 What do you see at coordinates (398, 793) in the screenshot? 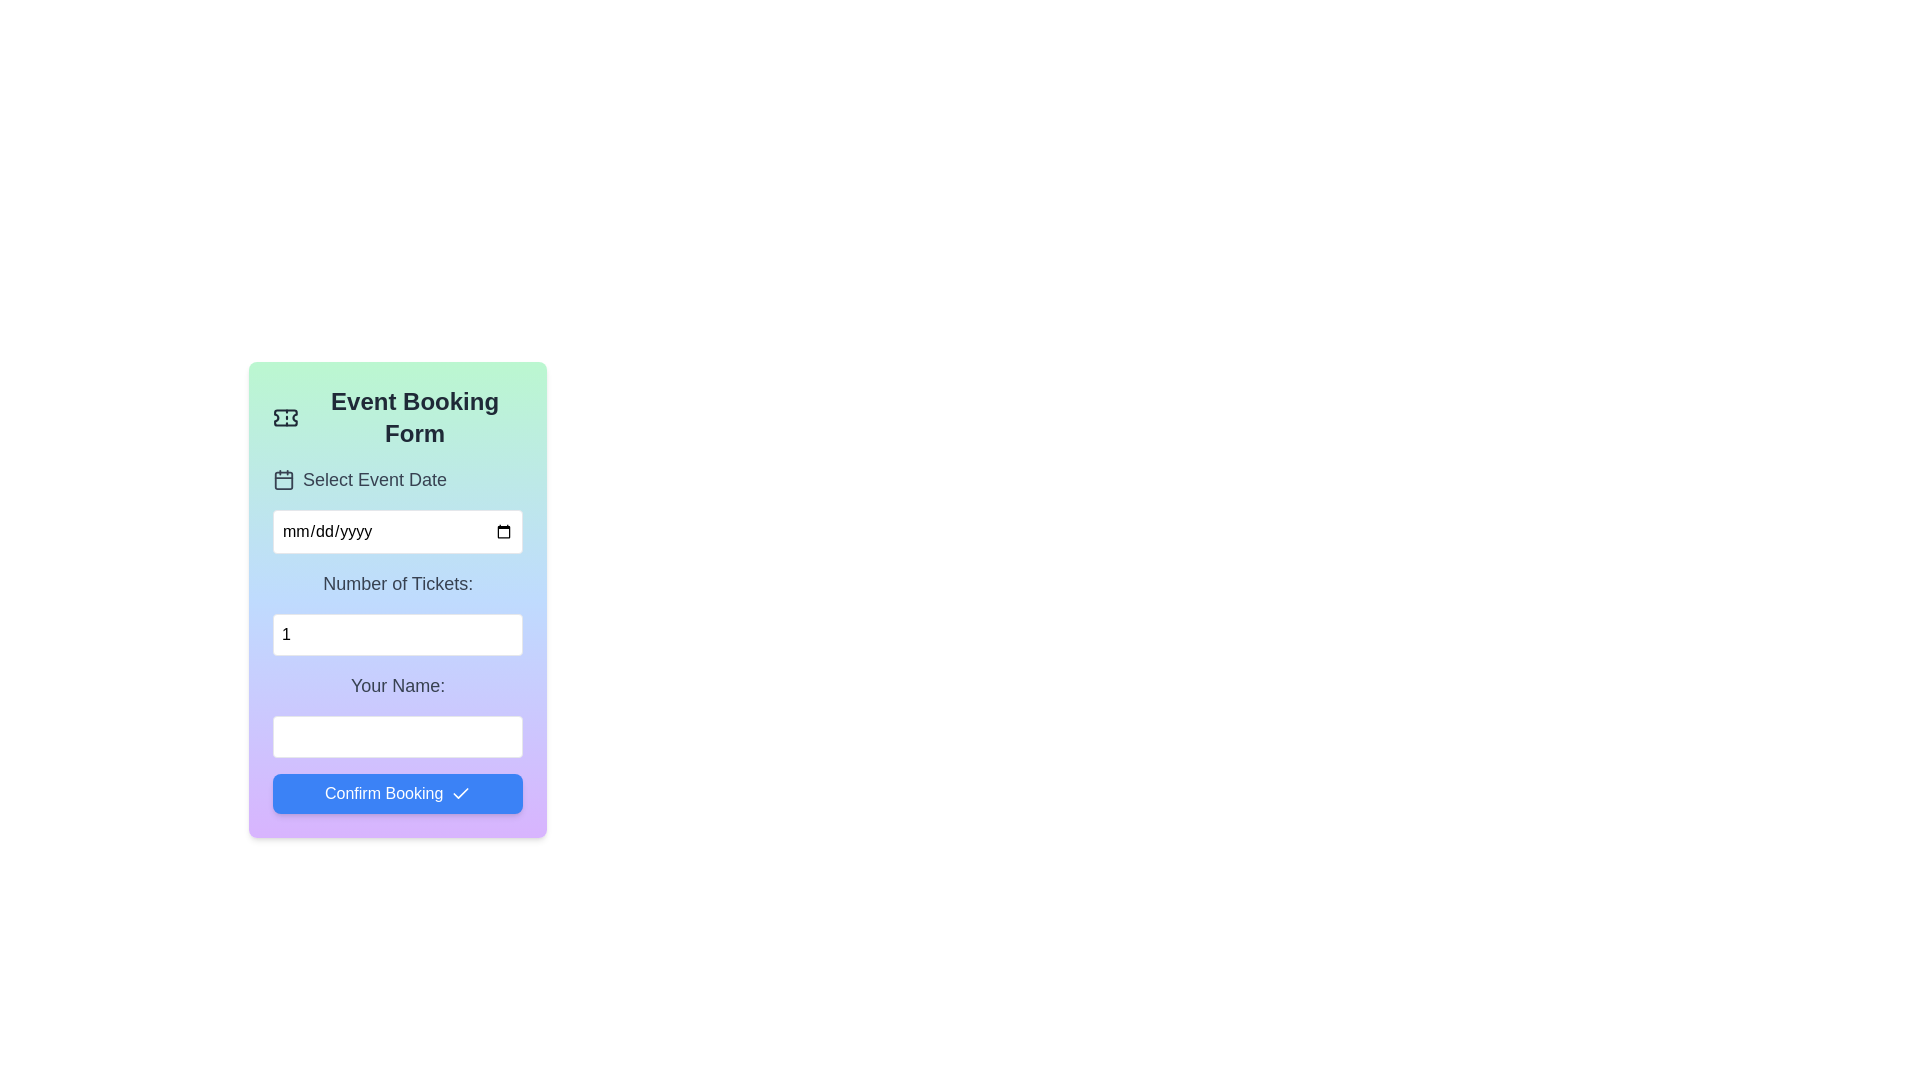
I see `the confirm booking button located at the bottom of the event booking form, which is horizontally centered below the 'Your Name' text input, to provide visual feedback` at bounding box center [398, 793].